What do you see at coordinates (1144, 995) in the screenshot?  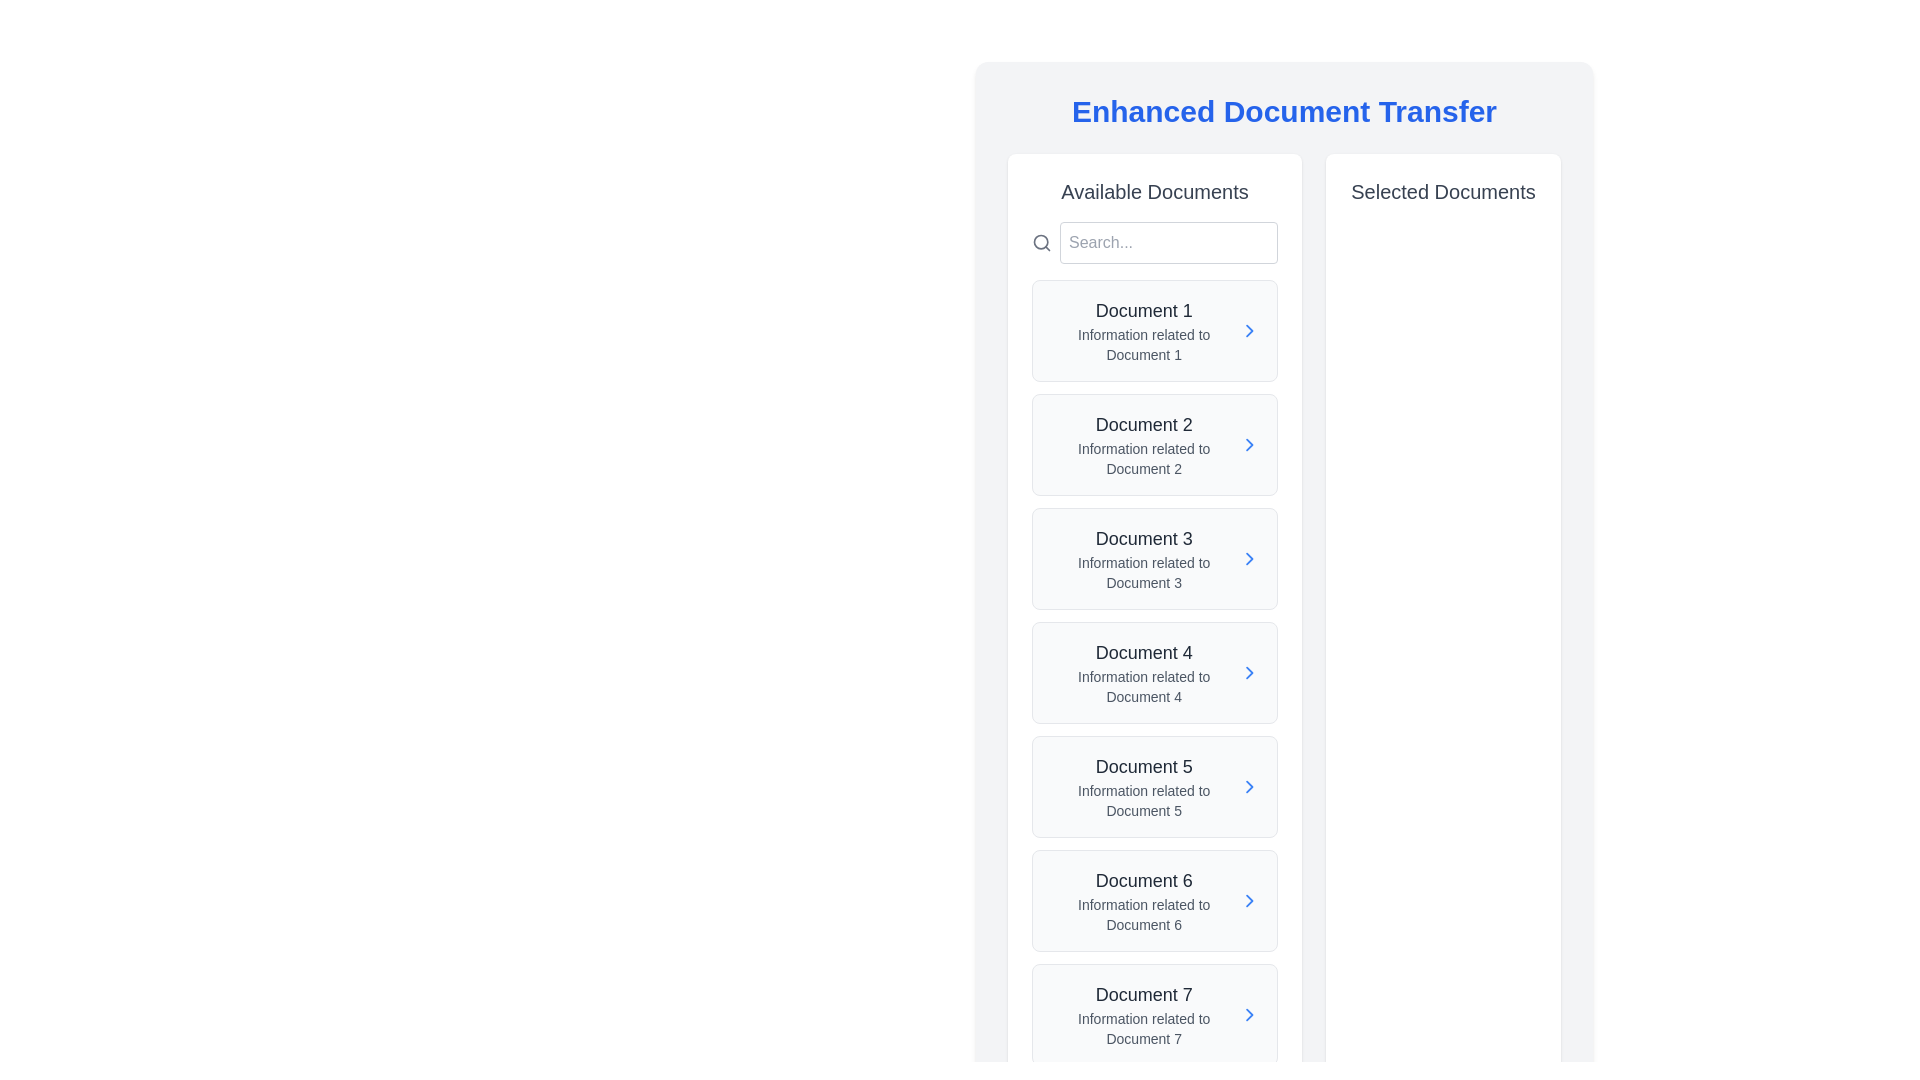 I see `the bold text label displaying 'Document 7' in the 'Available Documents' section on the left panel` at bounding box center [1144, 995].